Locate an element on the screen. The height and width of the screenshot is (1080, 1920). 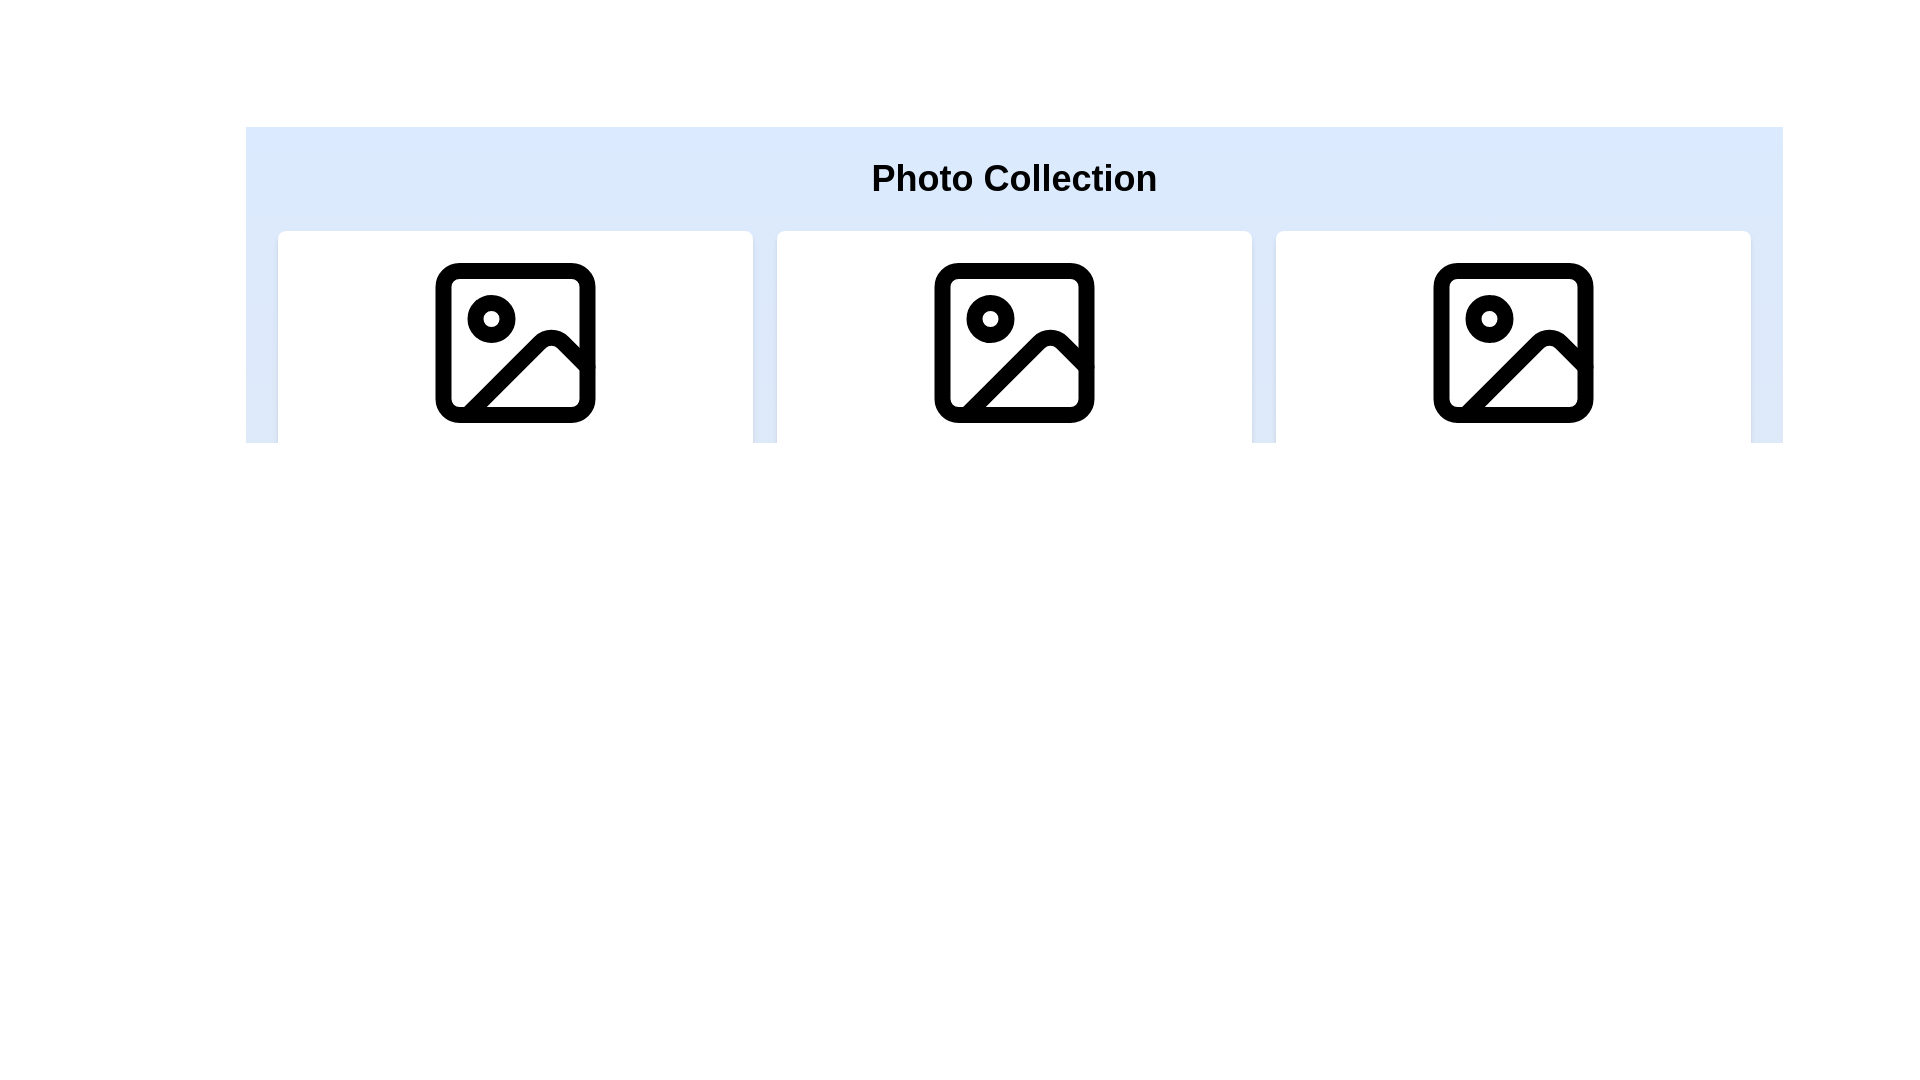
the decorative circle element within the SVG framework that serves as an indicator in the third photo icon is located at coordinates (1489, 318).